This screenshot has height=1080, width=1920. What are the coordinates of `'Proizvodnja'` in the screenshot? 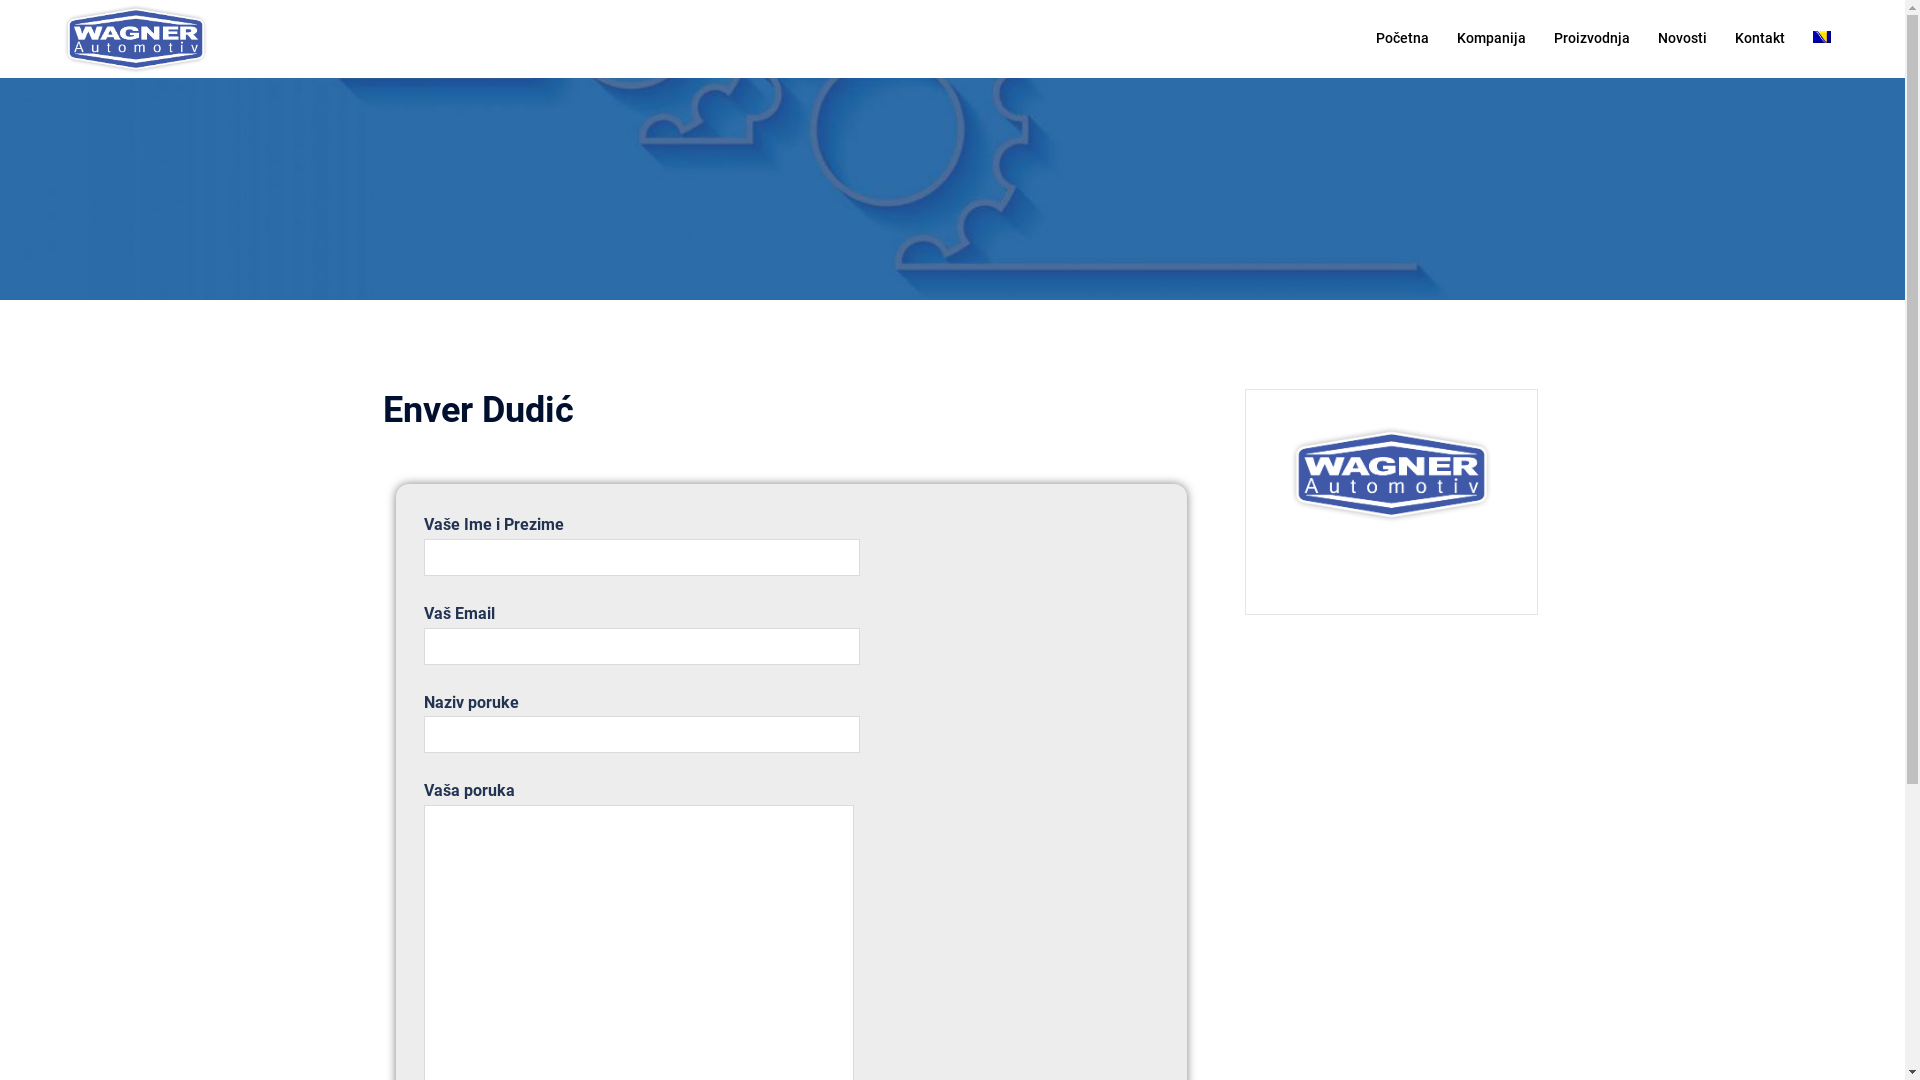 It's located at (1591, 38).